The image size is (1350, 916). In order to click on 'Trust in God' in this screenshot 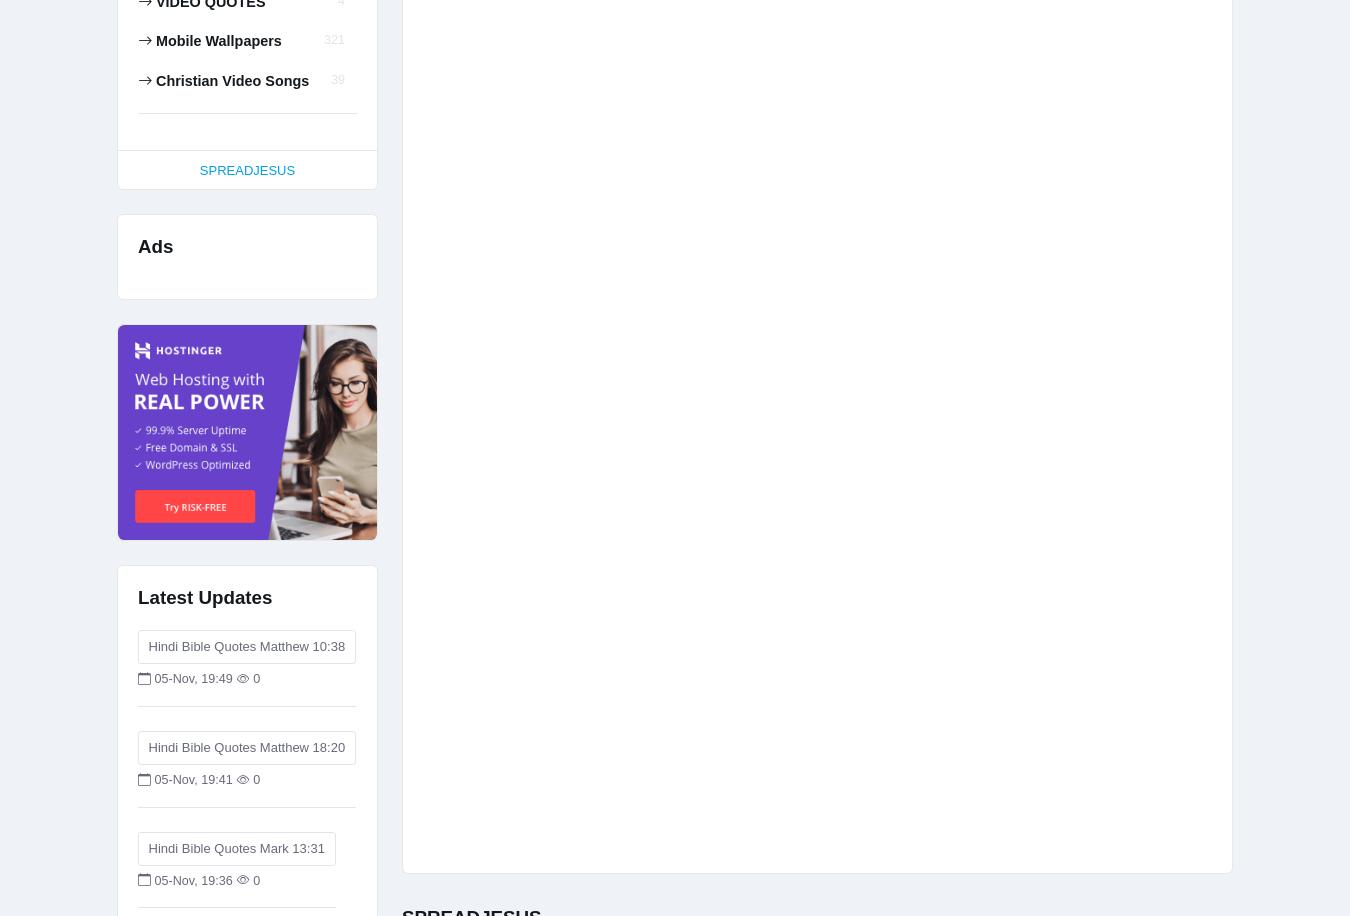, I will do `click(520, 158)`.